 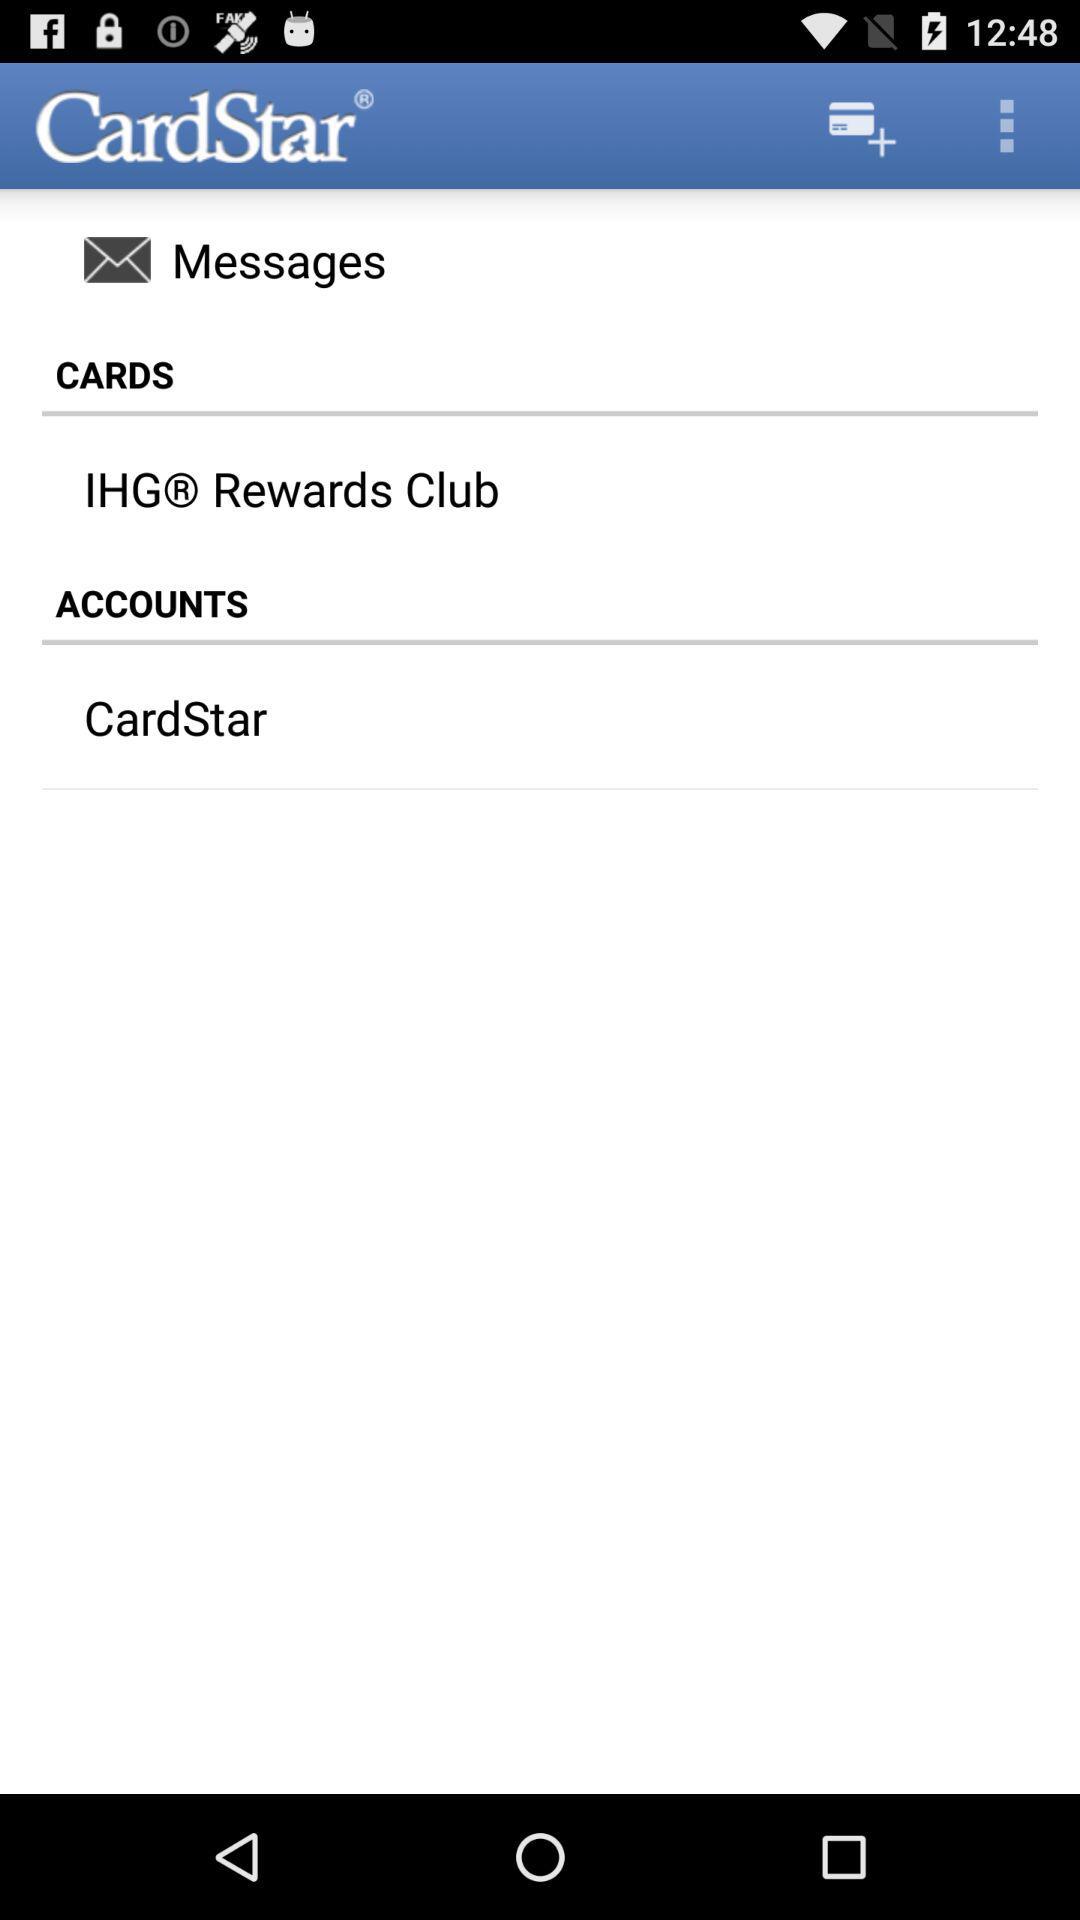 What do you see at coordinates (540, 374) in the screenshot?
I see `the cards icon` at bounding box center [540, 374].